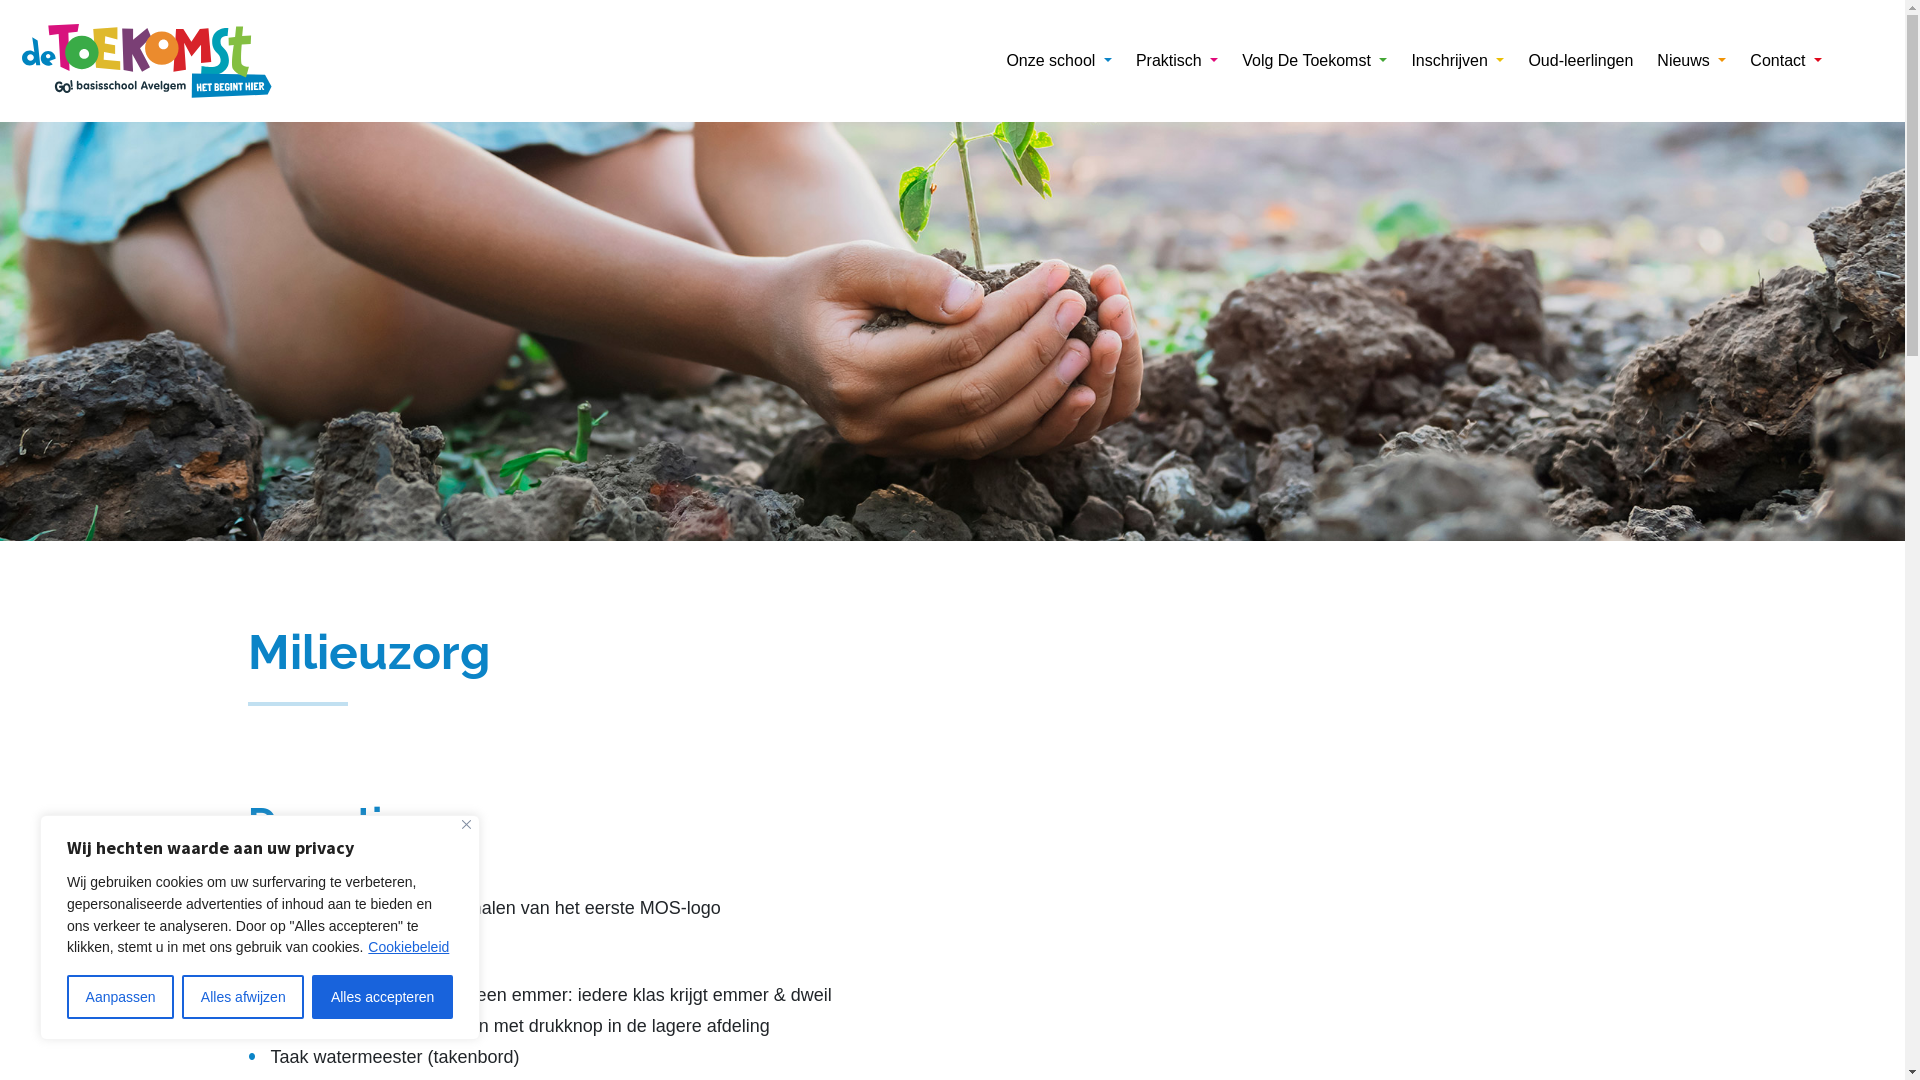 The image size is (1920, 1080). Describe the element at coordinates (382, 996) in the screenshot. I see `'Alles accepteren'` at that location.